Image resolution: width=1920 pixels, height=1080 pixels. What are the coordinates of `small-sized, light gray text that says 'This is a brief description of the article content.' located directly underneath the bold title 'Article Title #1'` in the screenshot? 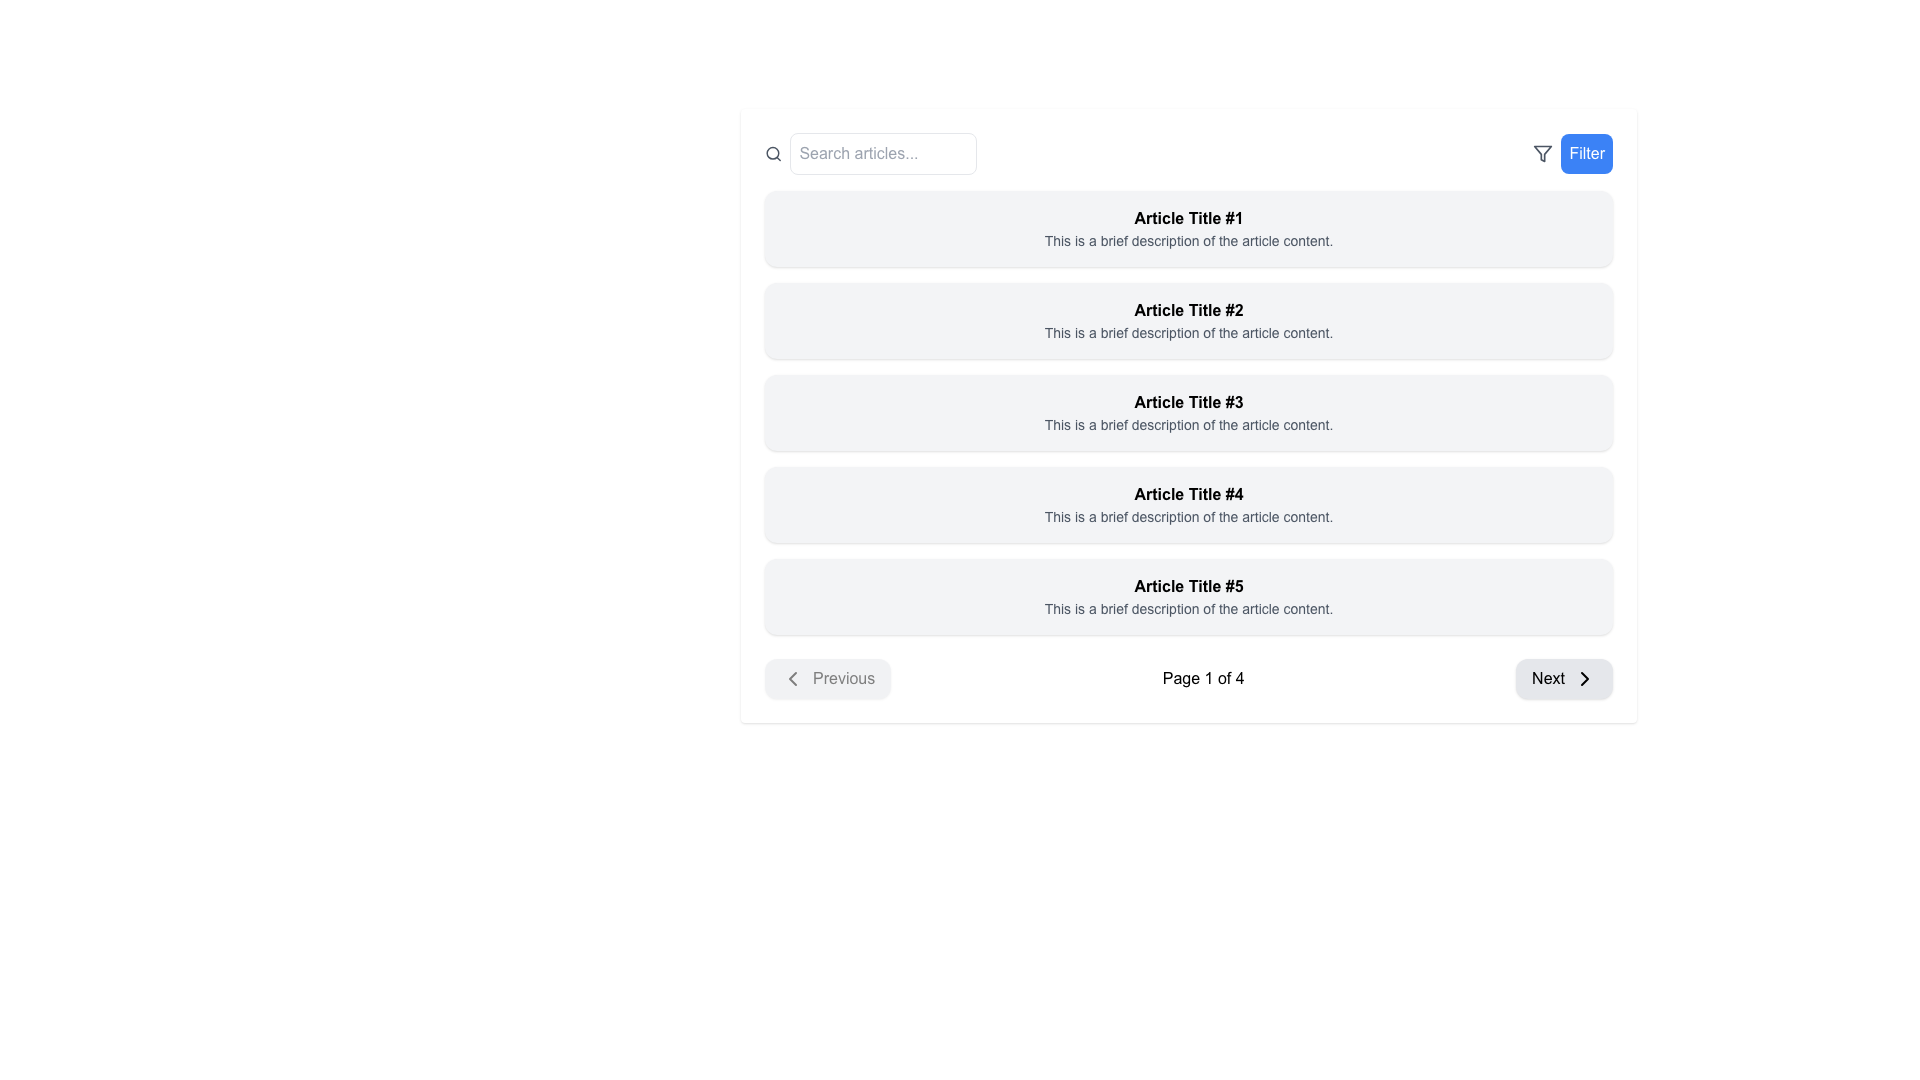 It's located at (1189, 239).